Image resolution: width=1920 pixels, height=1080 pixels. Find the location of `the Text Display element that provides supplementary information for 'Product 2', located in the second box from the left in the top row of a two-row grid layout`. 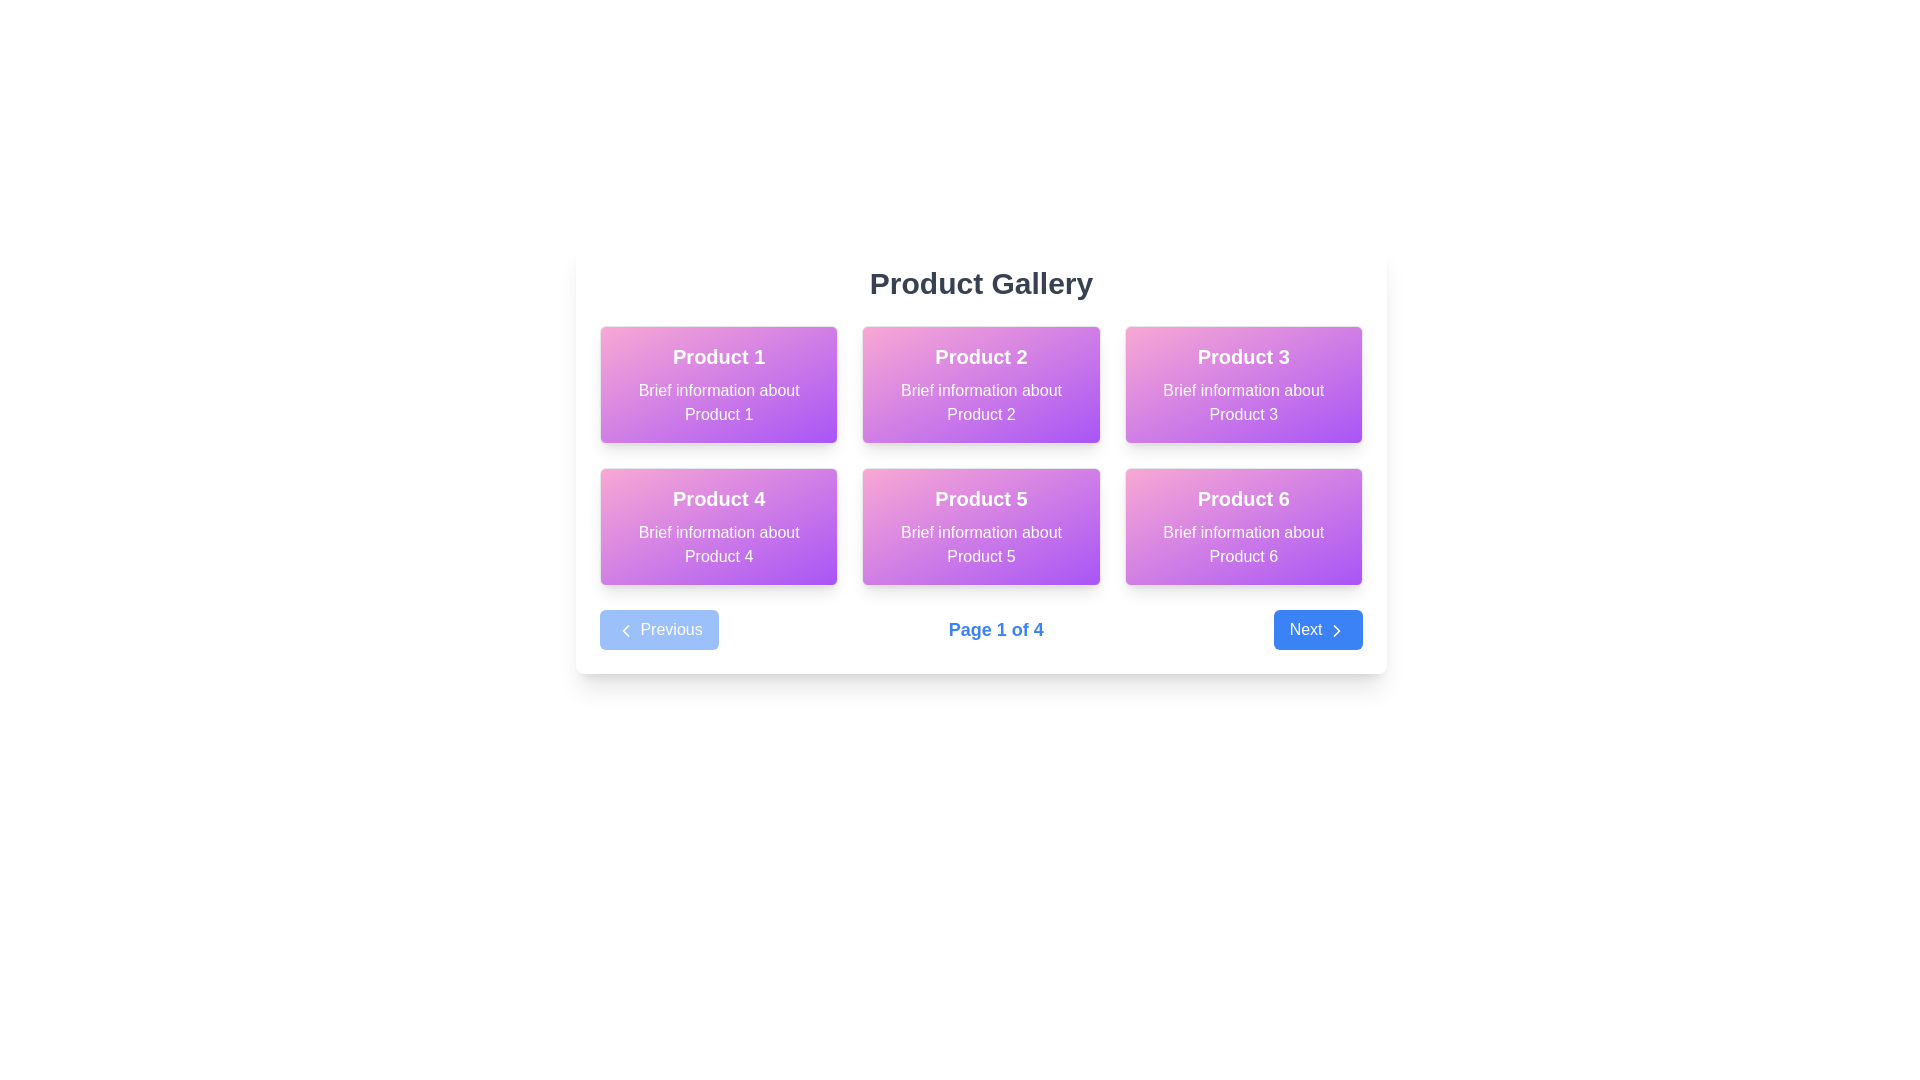

the Text Display element that provides supplementary information for 'Product 2', located in the second box from the left in the top row of a two-row grid layout is located at coordinates (981, 402).